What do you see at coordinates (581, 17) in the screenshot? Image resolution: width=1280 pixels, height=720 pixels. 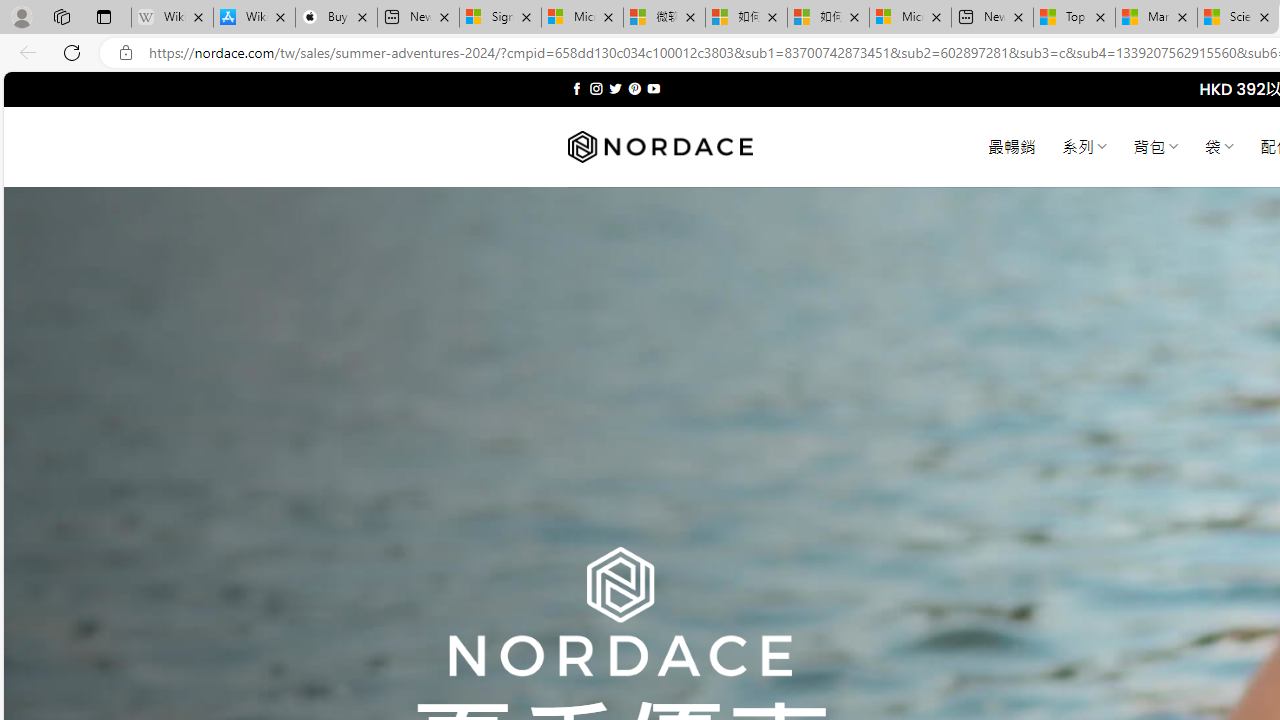 I see `'Microsoft Services Agreement'` at bounding box center [581, 17].